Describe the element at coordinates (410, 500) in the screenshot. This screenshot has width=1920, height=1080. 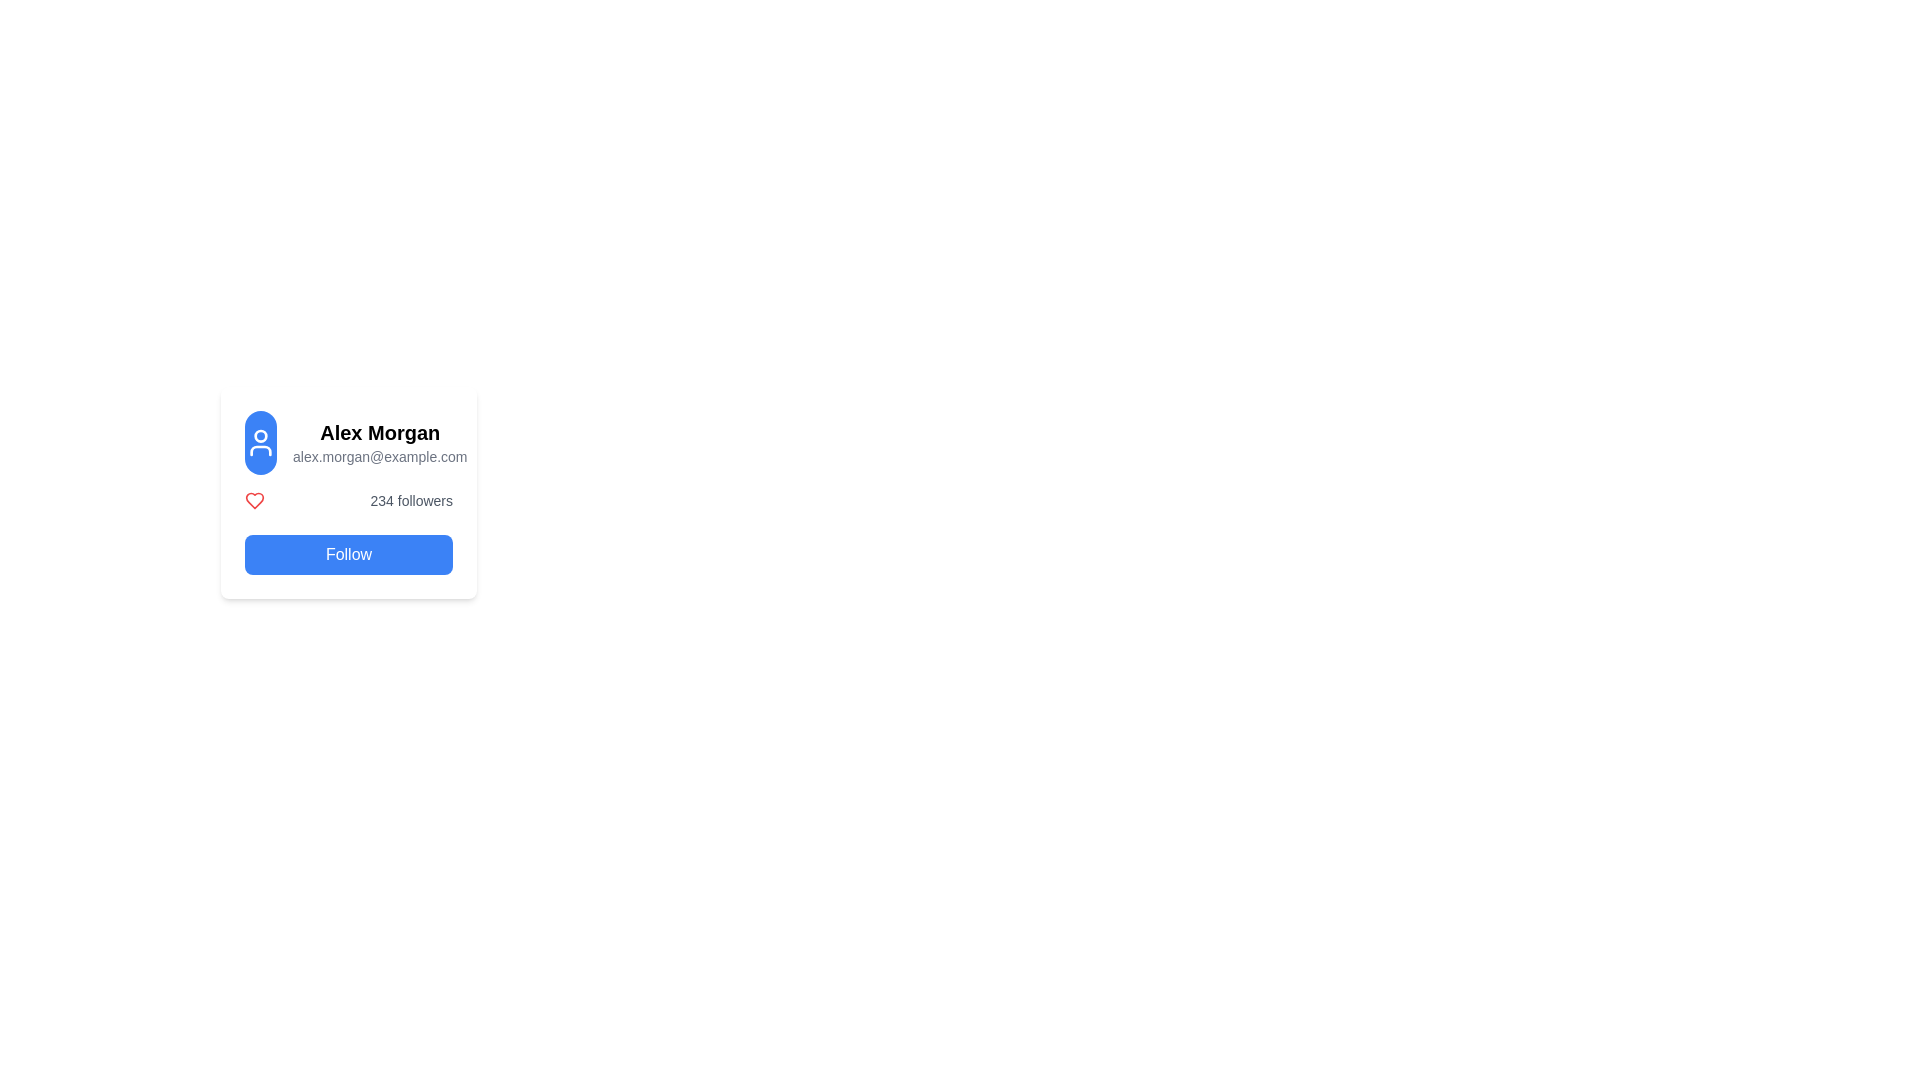
I see `the text label displaying '234 followers' in gray font, indicating the count of social media followers, located below the user profile details` at that location.